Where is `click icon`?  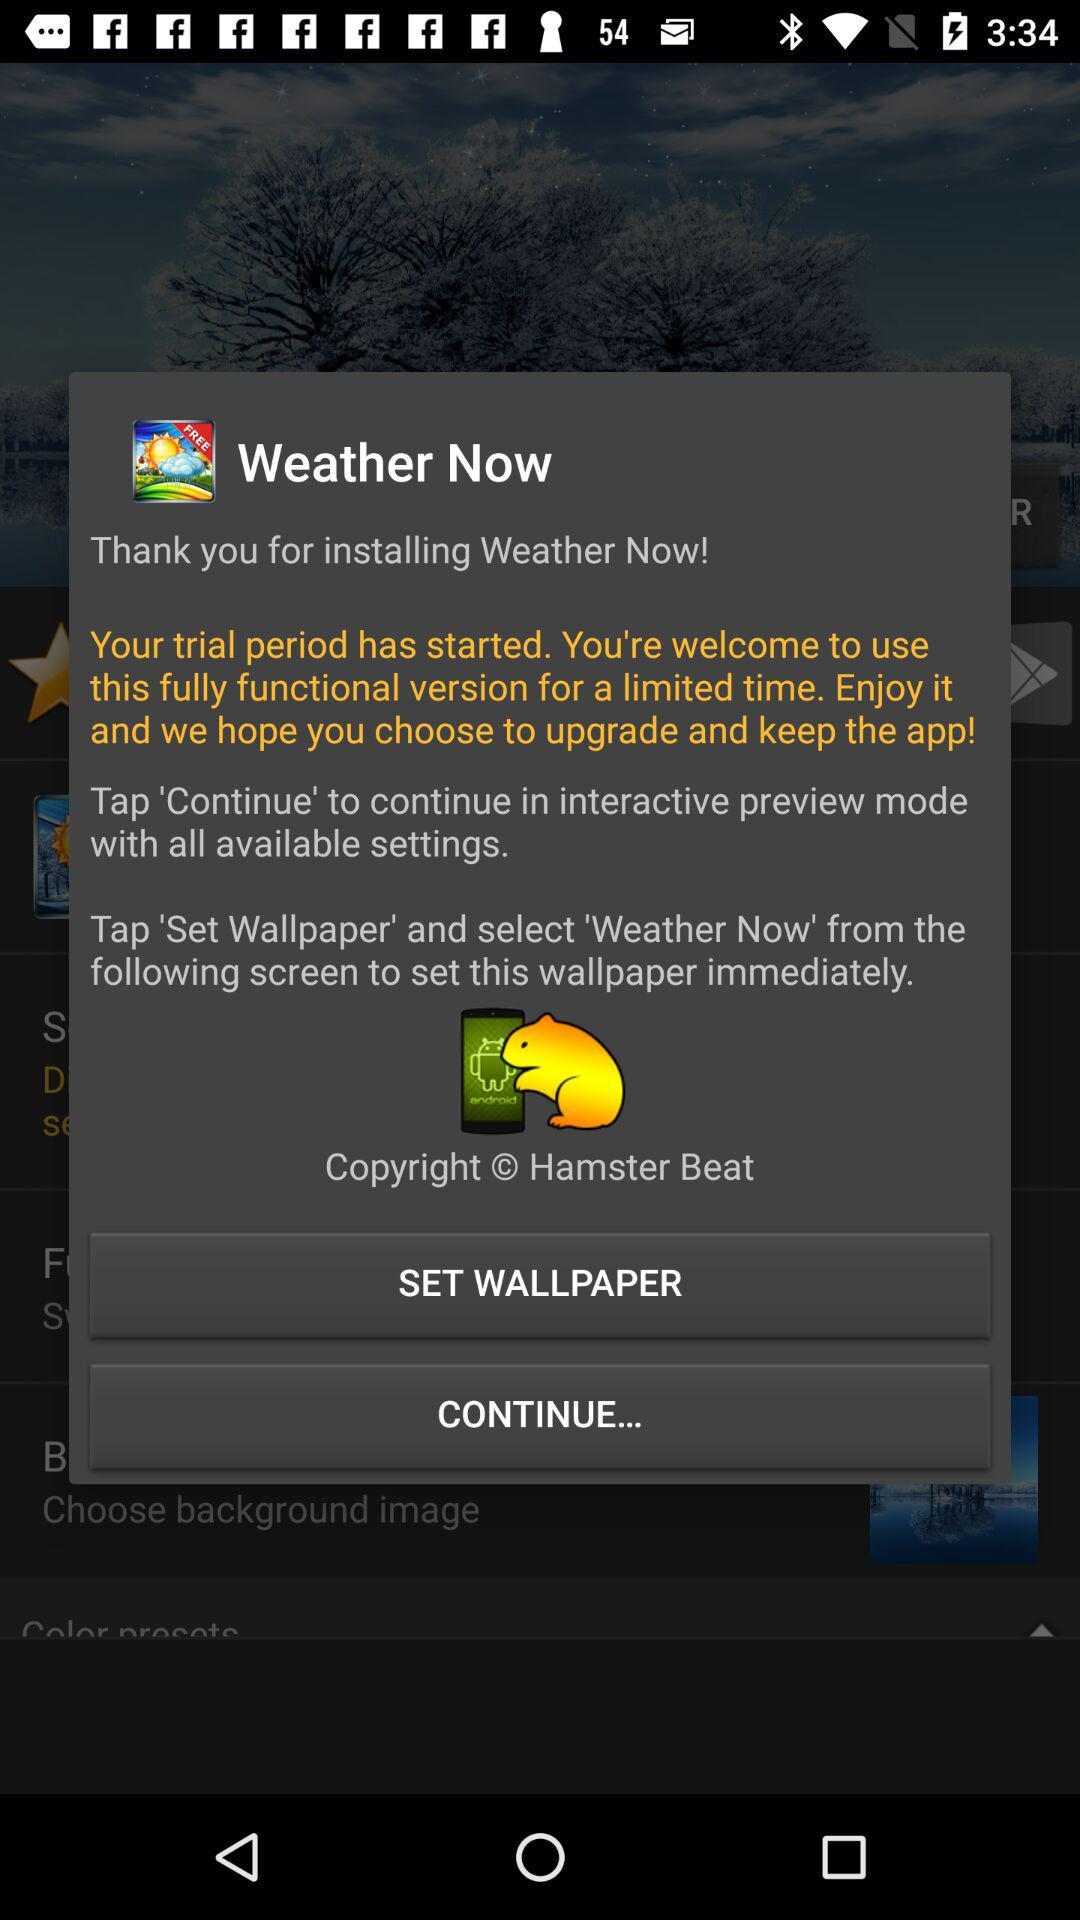
click icon is located at coordinates (538, 1069).